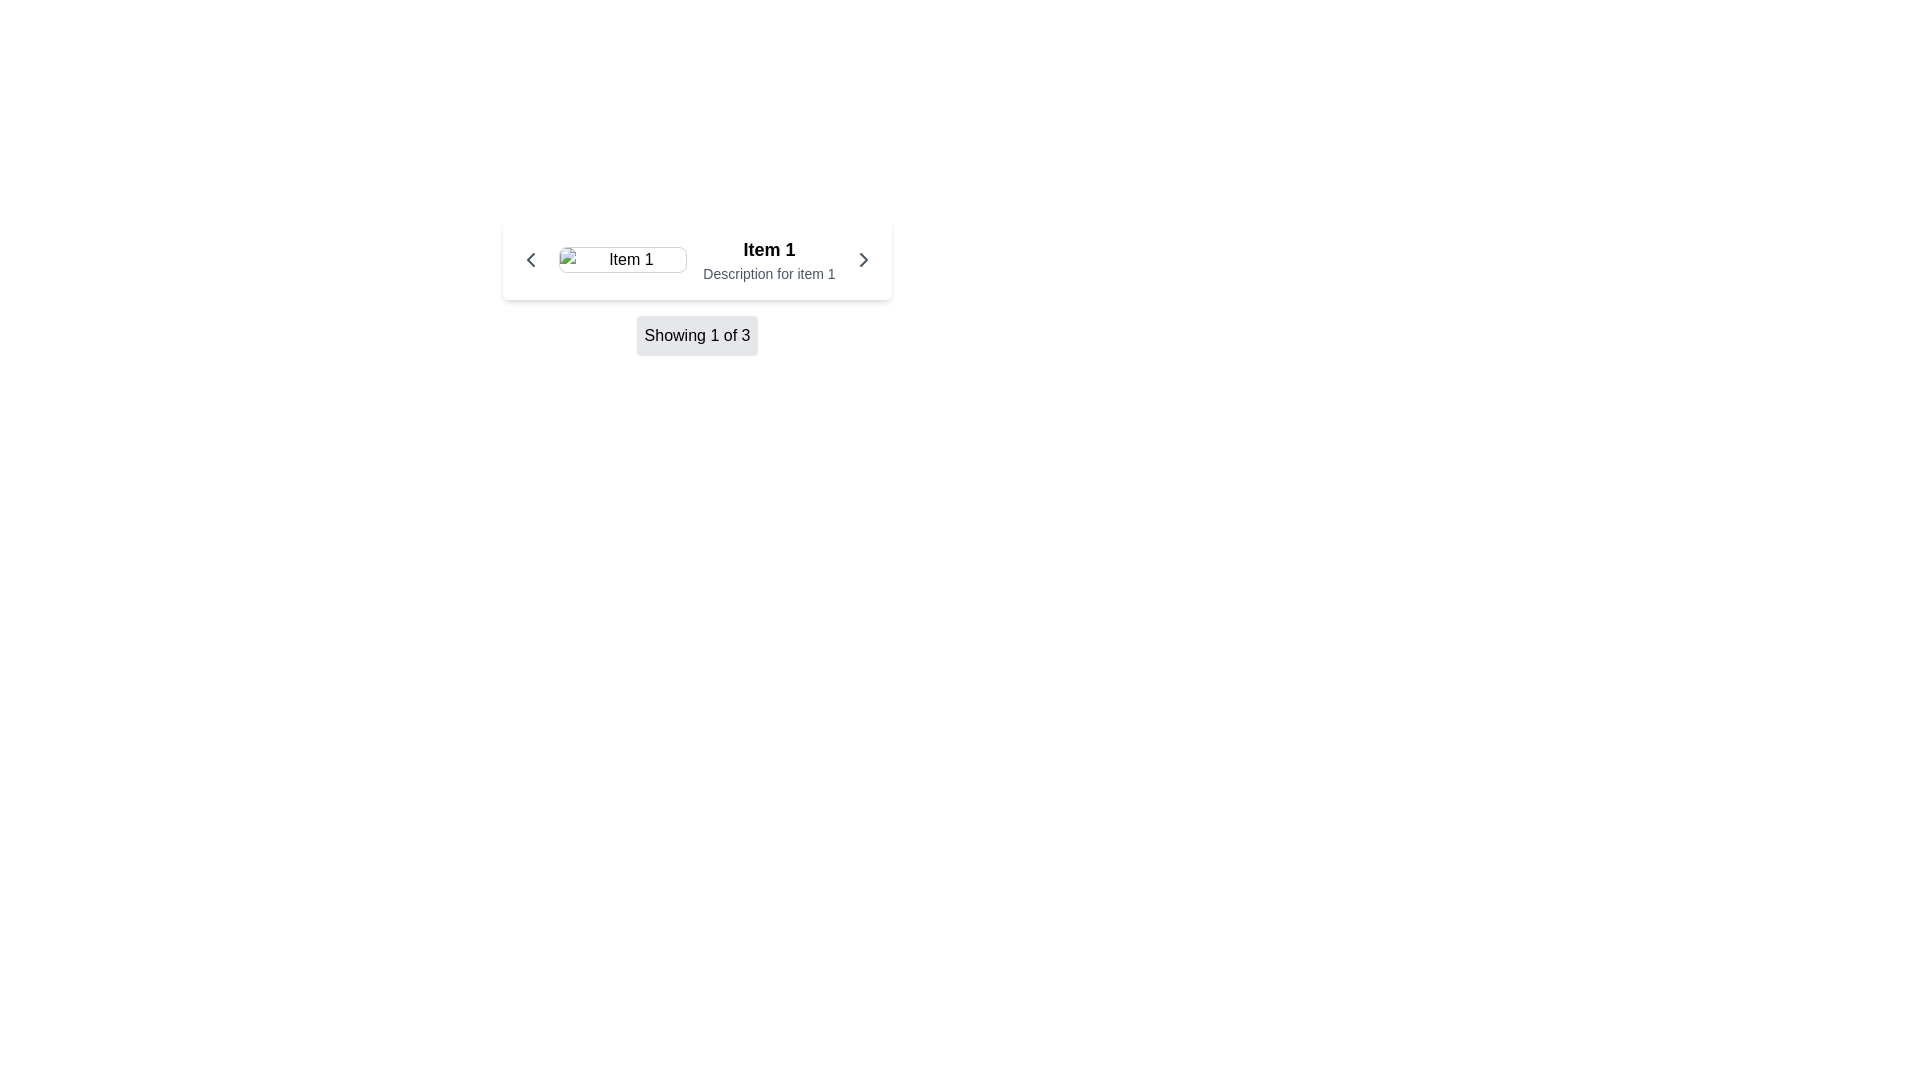  What do you see at coordinates (531, 258) in the screenshot?
I see `the left-pointing chevron-shaped button` at bounding box center [531, 258].